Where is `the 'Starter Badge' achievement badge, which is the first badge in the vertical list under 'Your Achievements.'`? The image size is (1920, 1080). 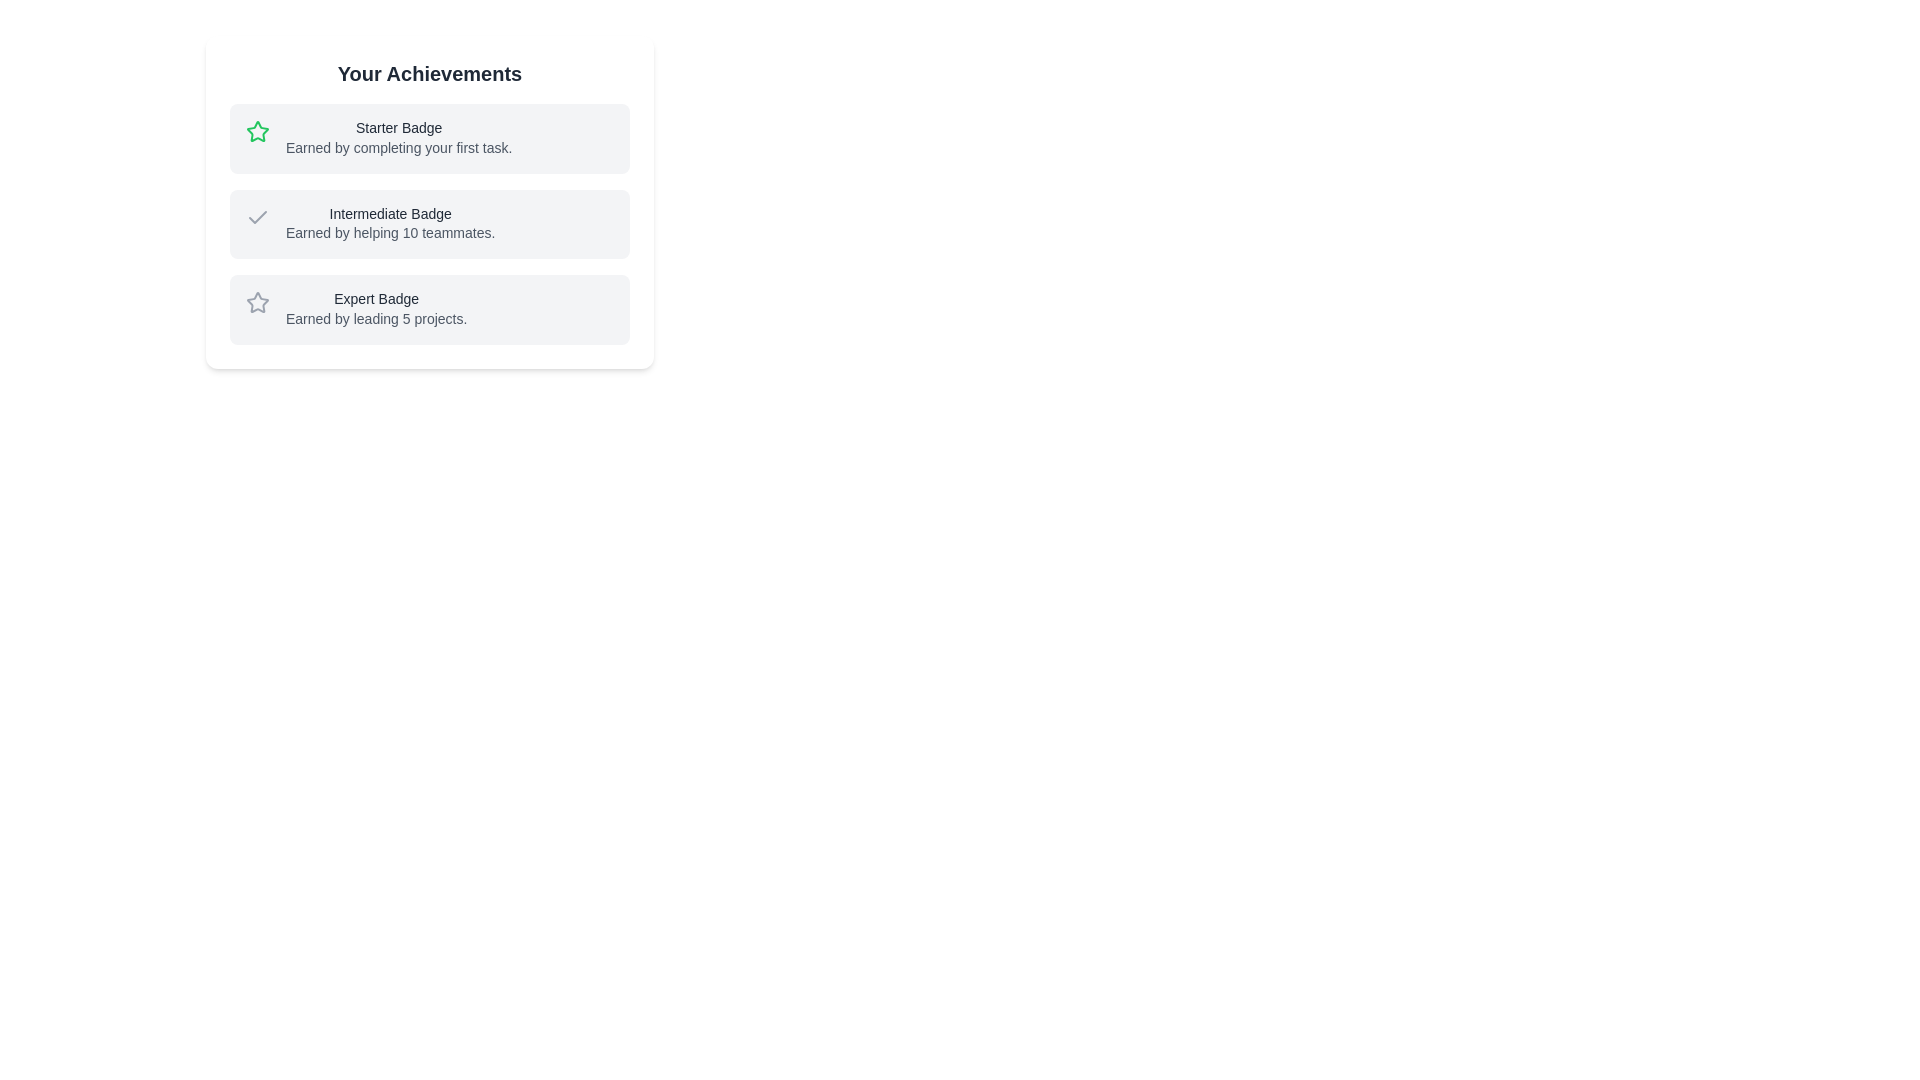 the 'Starter Badge' achievement badge, which is the first badge in the vertical list under 'Your Achievements.' is located at coordinates (429, 137).